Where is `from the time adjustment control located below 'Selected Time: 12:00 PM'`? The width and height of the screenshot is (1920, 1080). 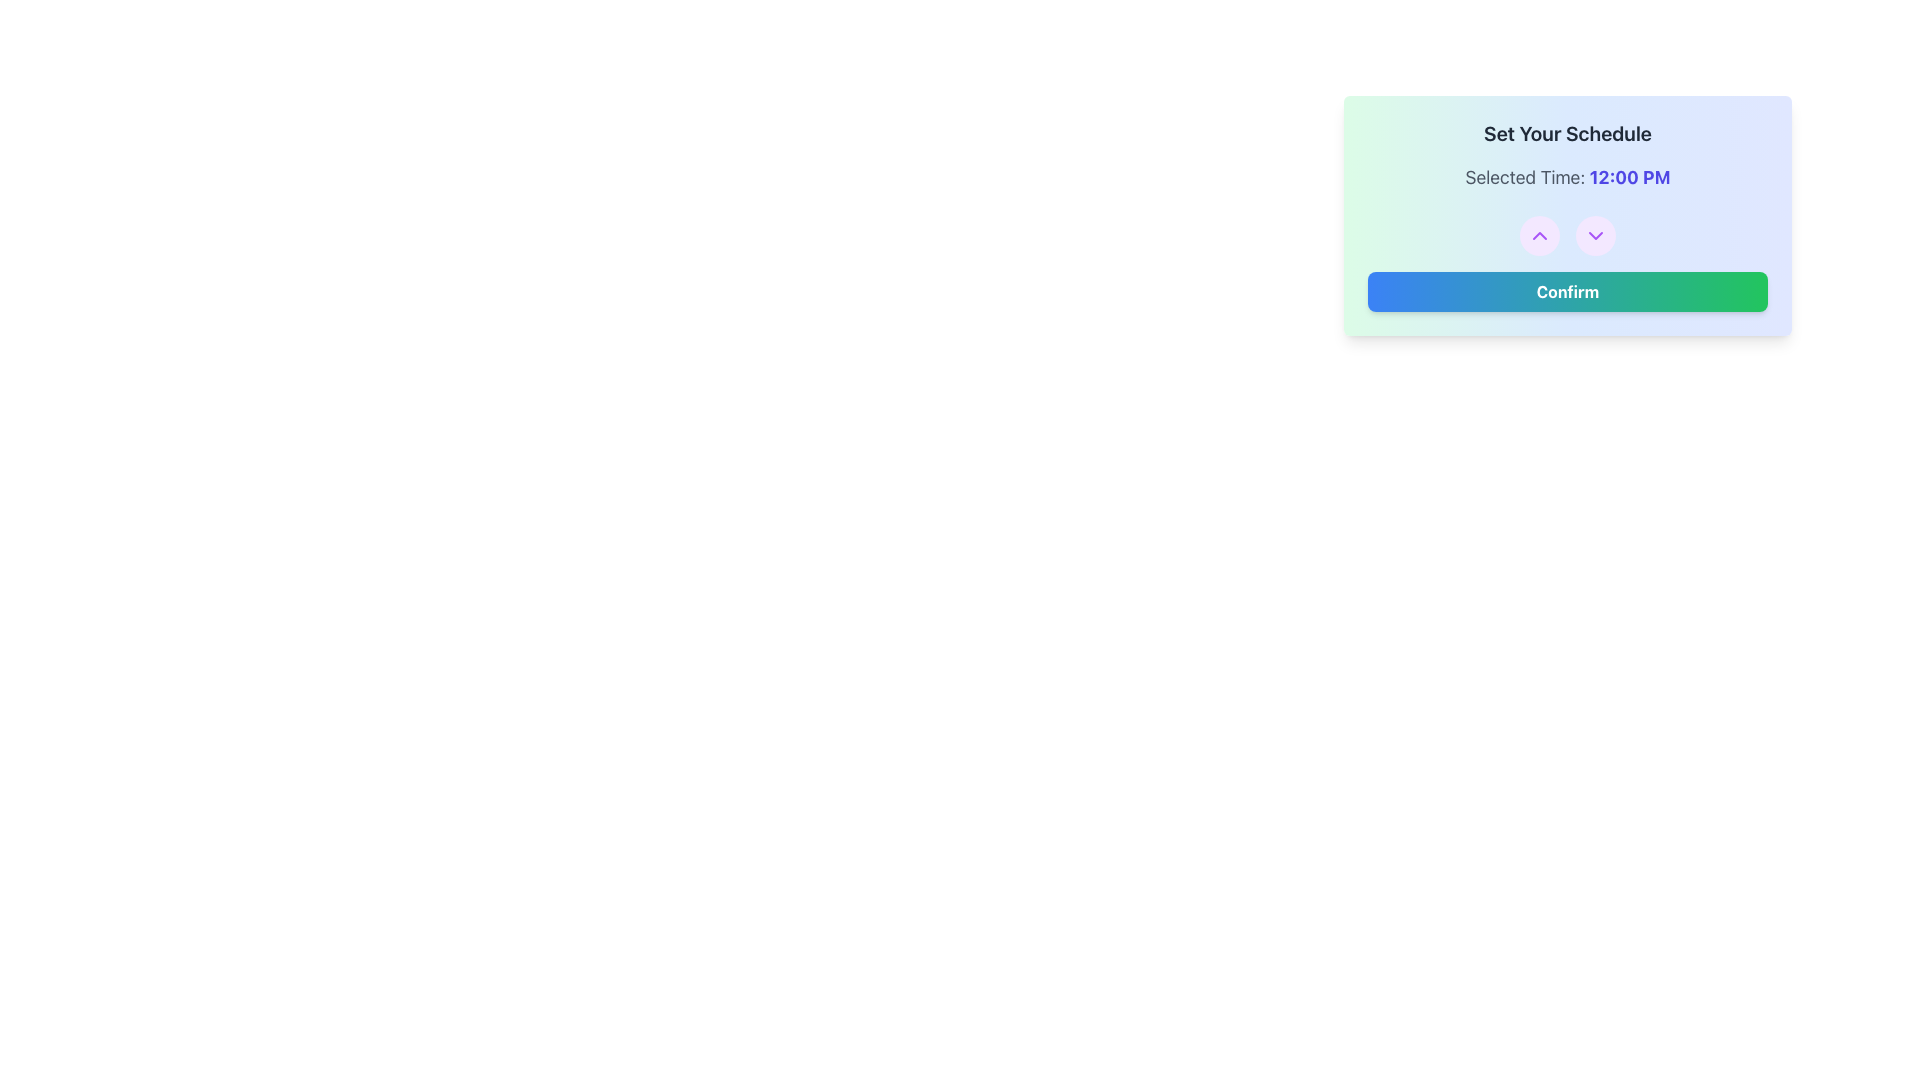
from the time adjustment control located below 'Selected Time: 12:00 PM' is located at coordinates (1567, 234).